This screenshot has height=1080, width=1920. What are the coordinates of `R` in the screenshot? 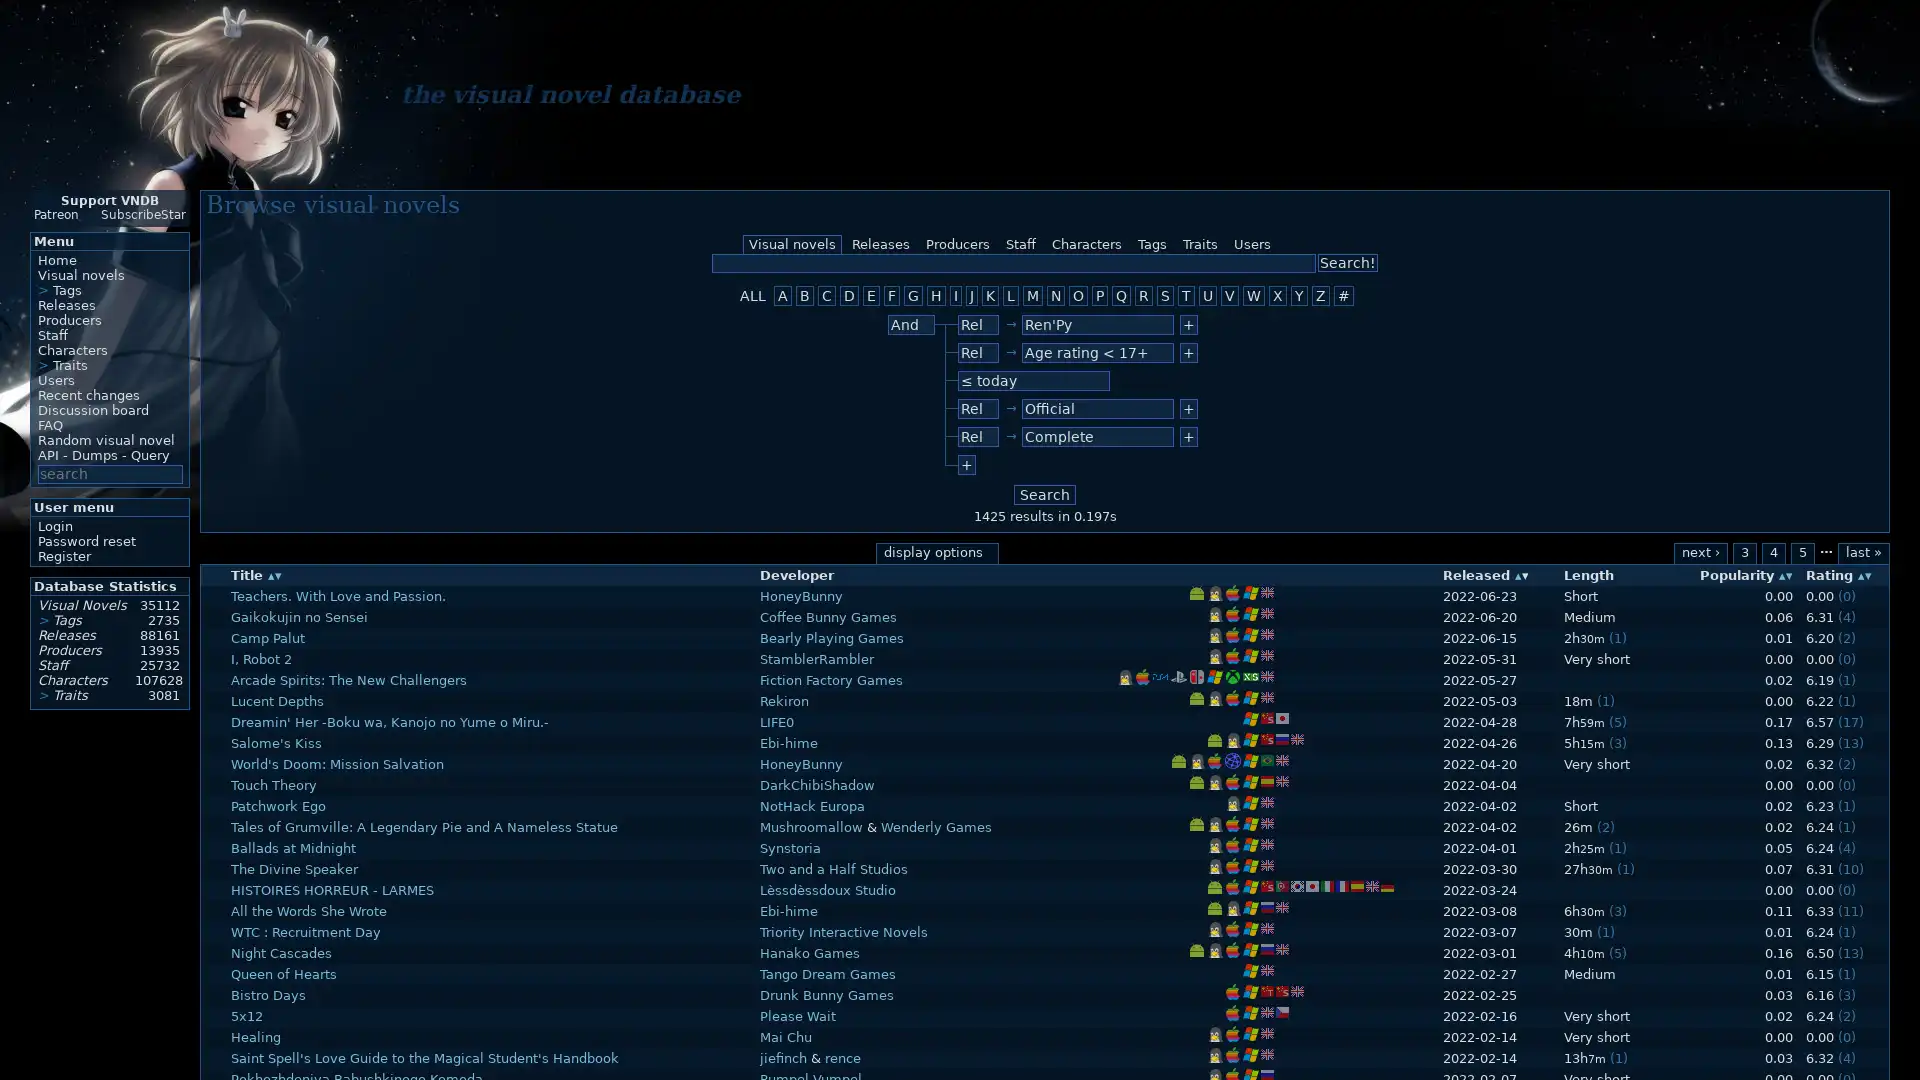 It's located at (1143, 296).